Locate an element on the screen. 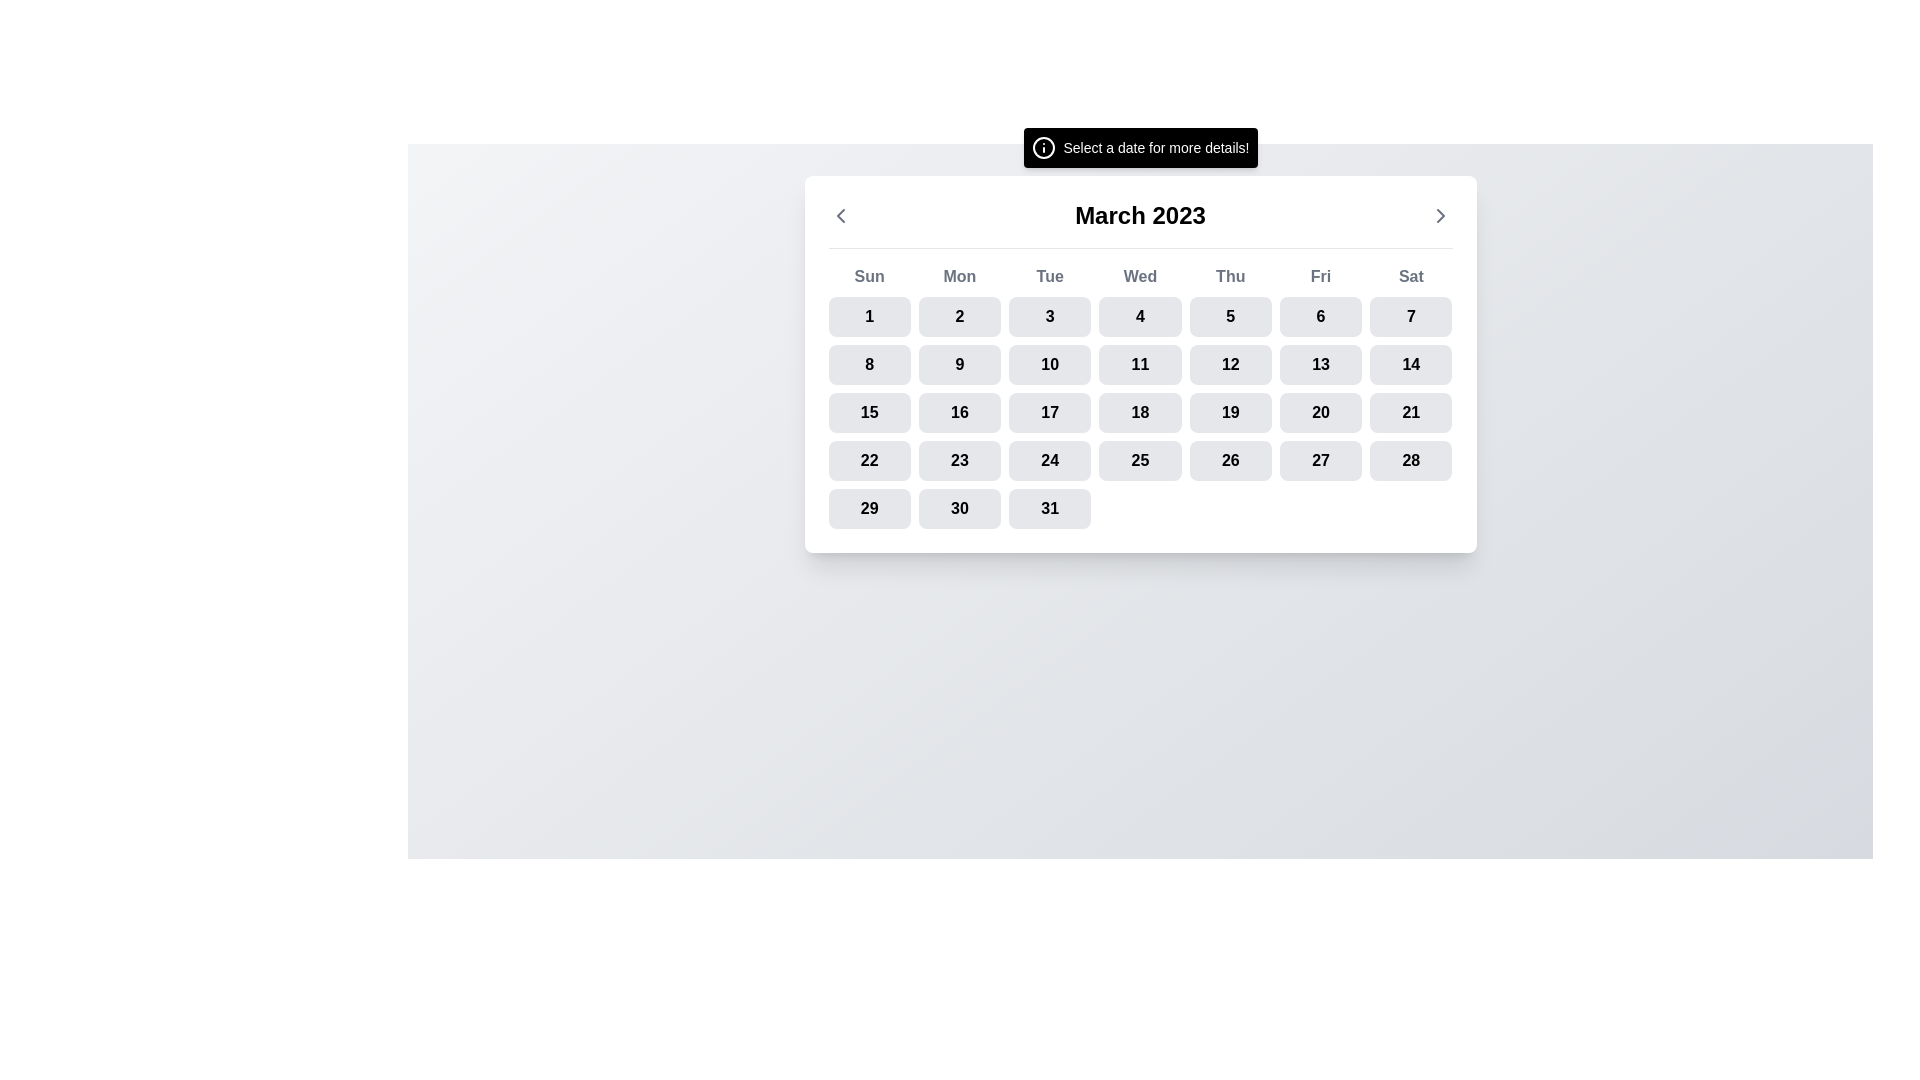  the button-like calendar date cell displaying '20' is located at coordinates (1321, 411).